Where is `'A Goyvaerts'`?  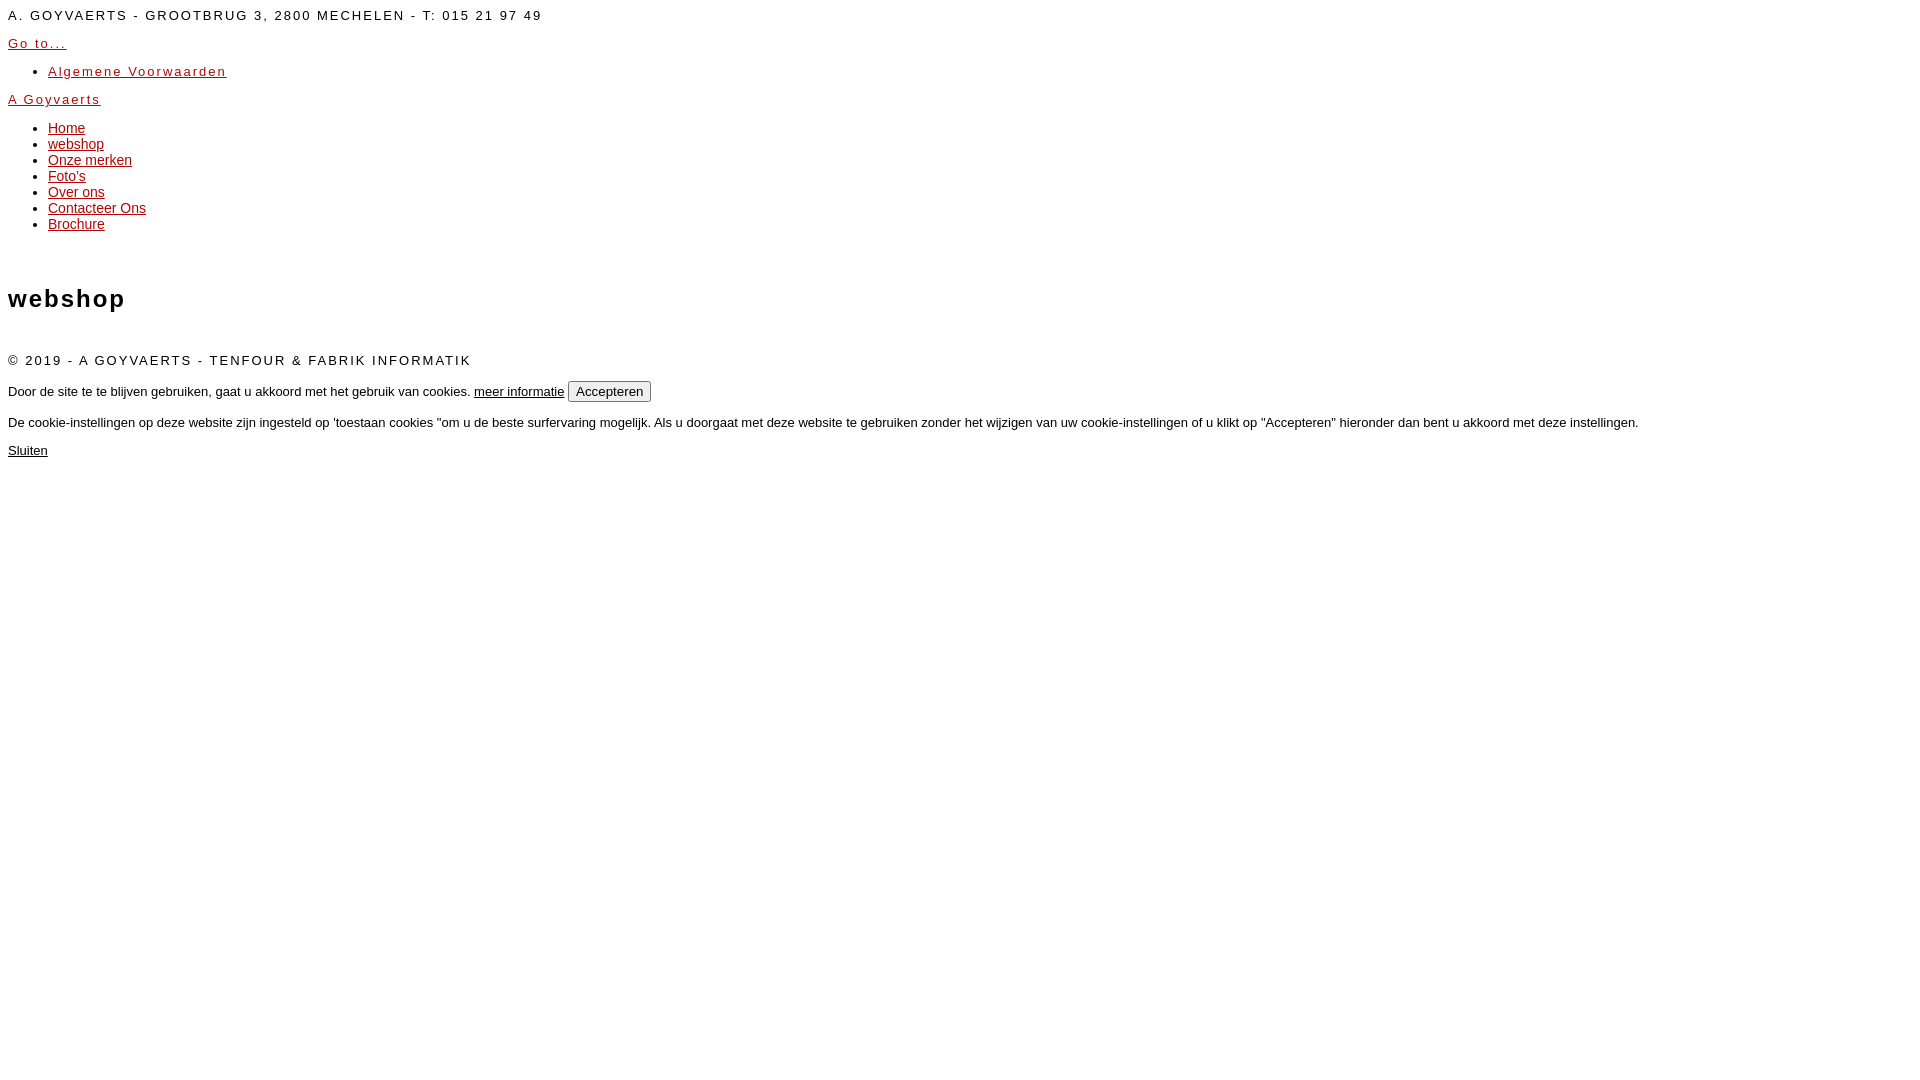
'A Goyvaerts' is located at coordinates (54, 99).